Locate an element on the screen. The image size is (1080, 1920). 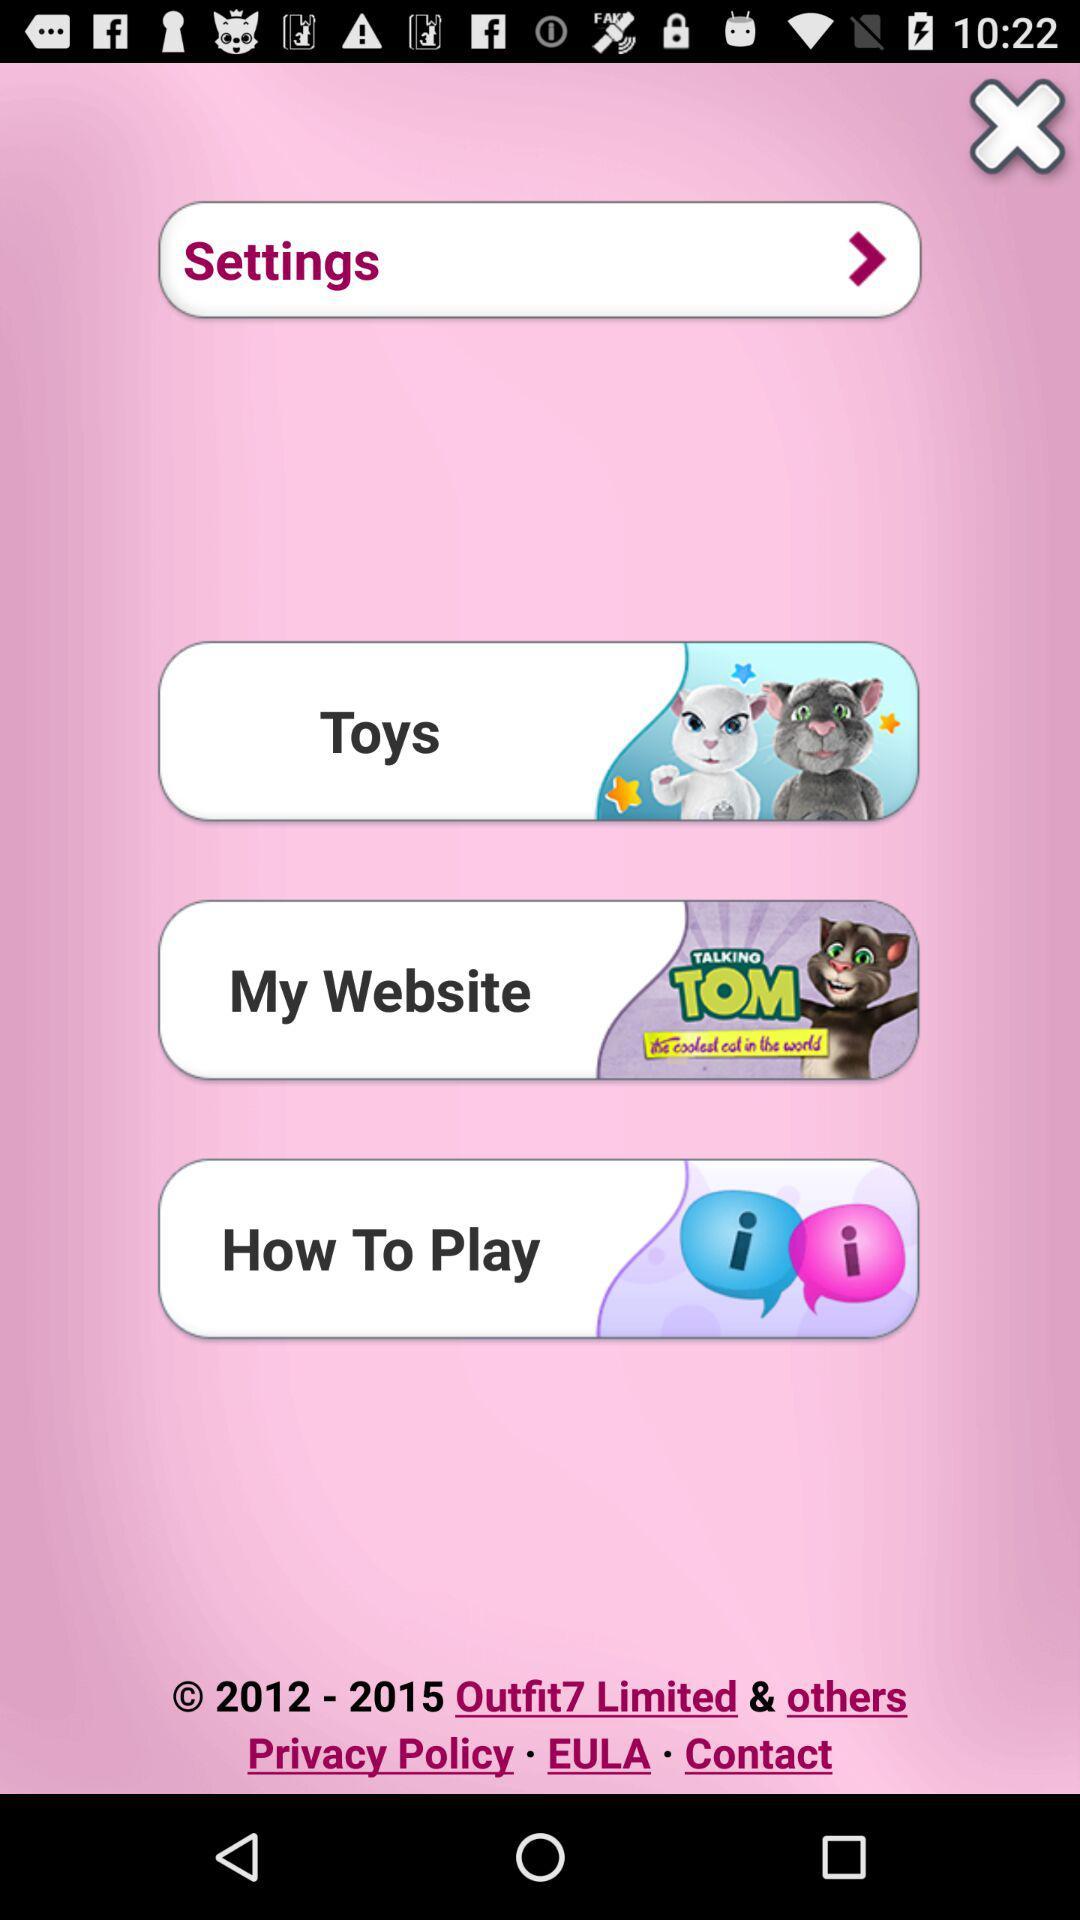
the item below how to play icon is located at coordinates (538, 1693).